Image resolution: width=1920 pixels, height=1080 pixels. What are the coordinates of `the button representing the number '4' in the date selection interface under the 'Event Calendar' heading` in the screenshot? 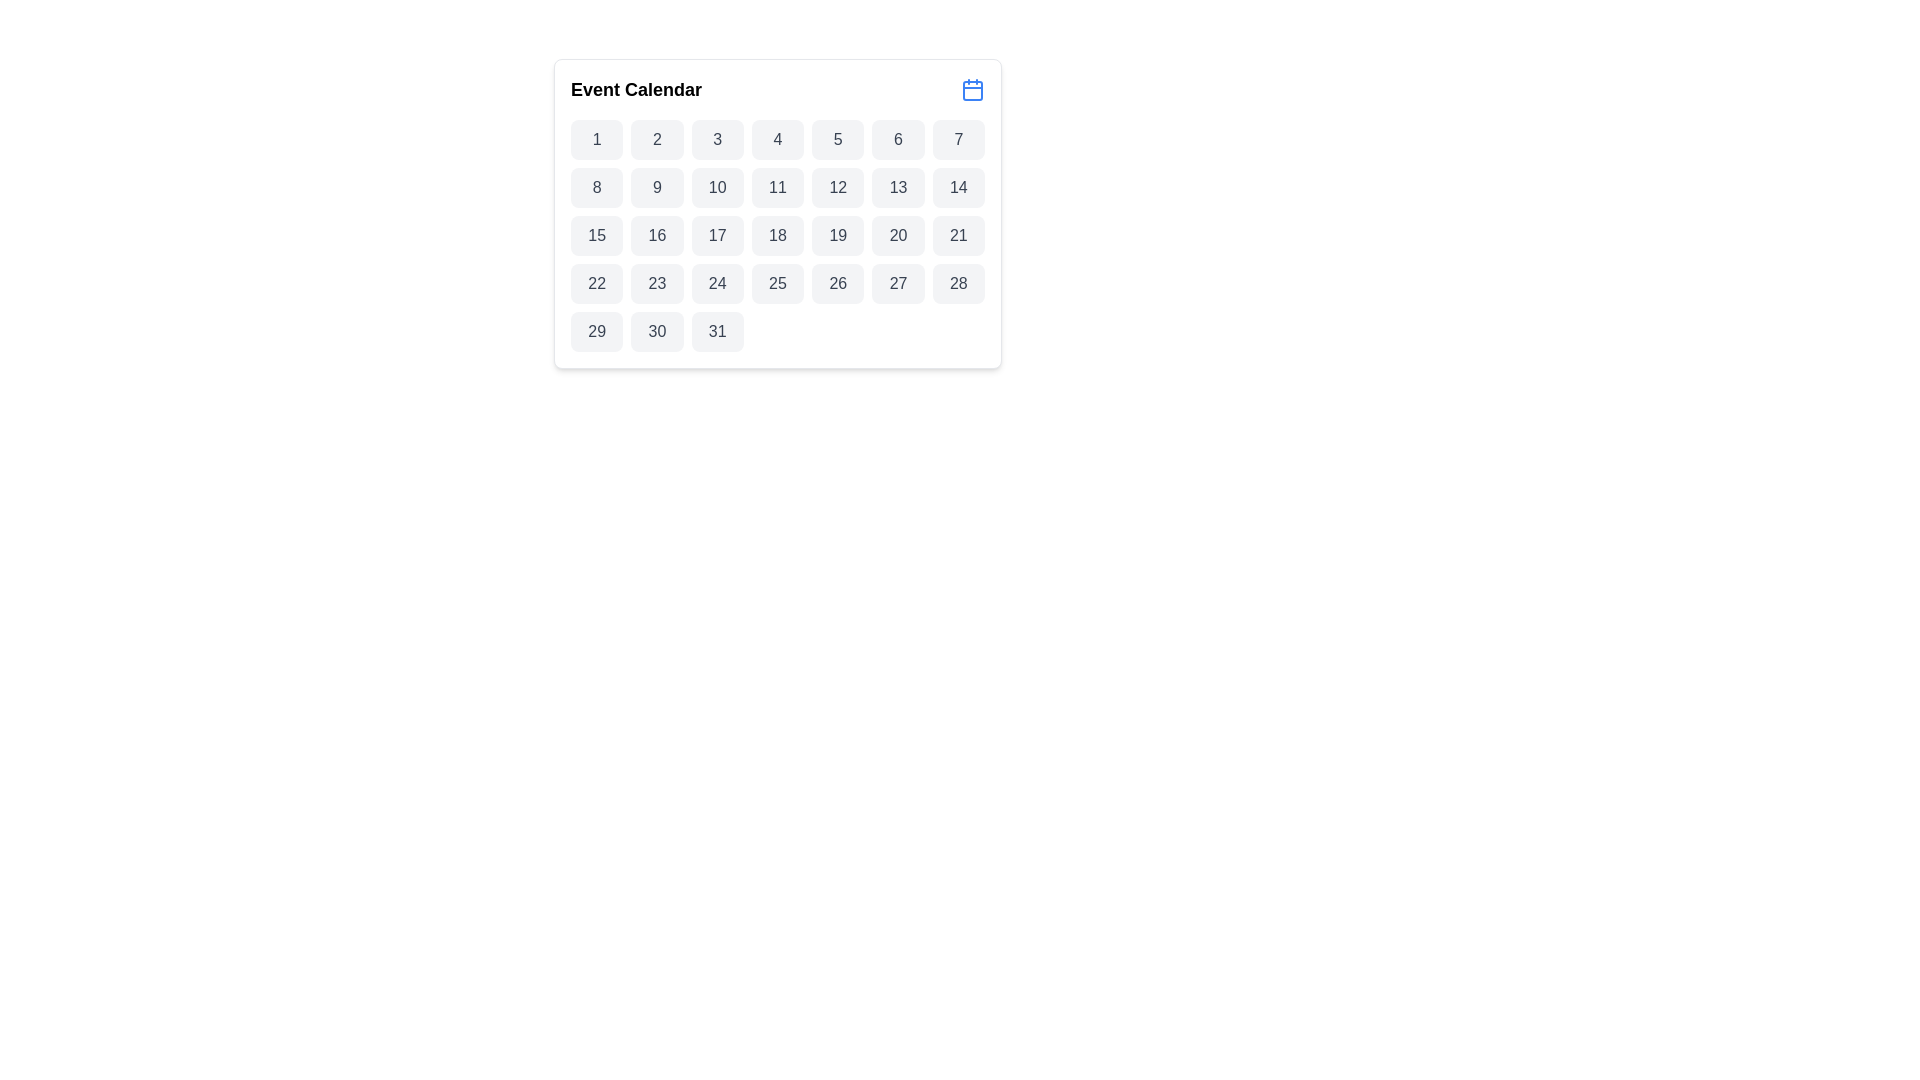 It's located at (776, 138).